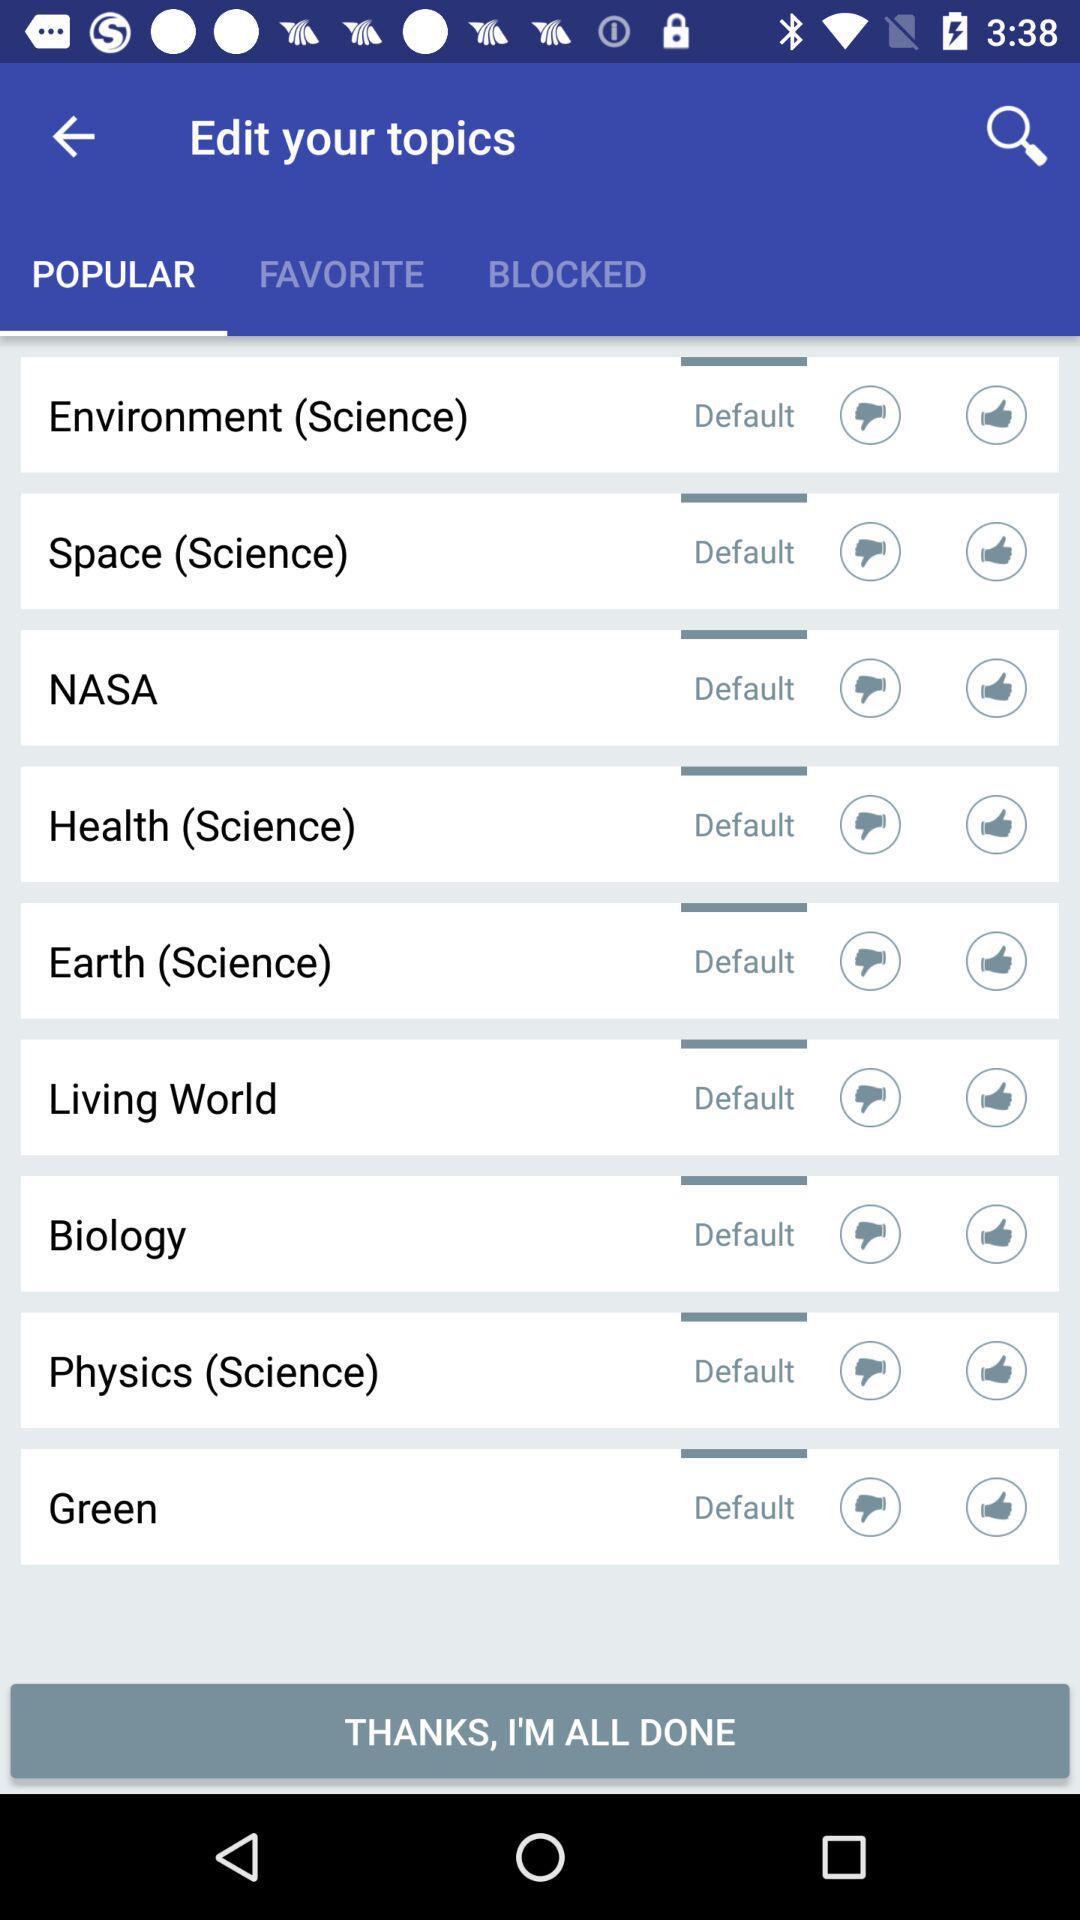 This screenshot has width=1080, height=1920. I want to click on the dislike option  to the right of green text, so click(869, 1507).